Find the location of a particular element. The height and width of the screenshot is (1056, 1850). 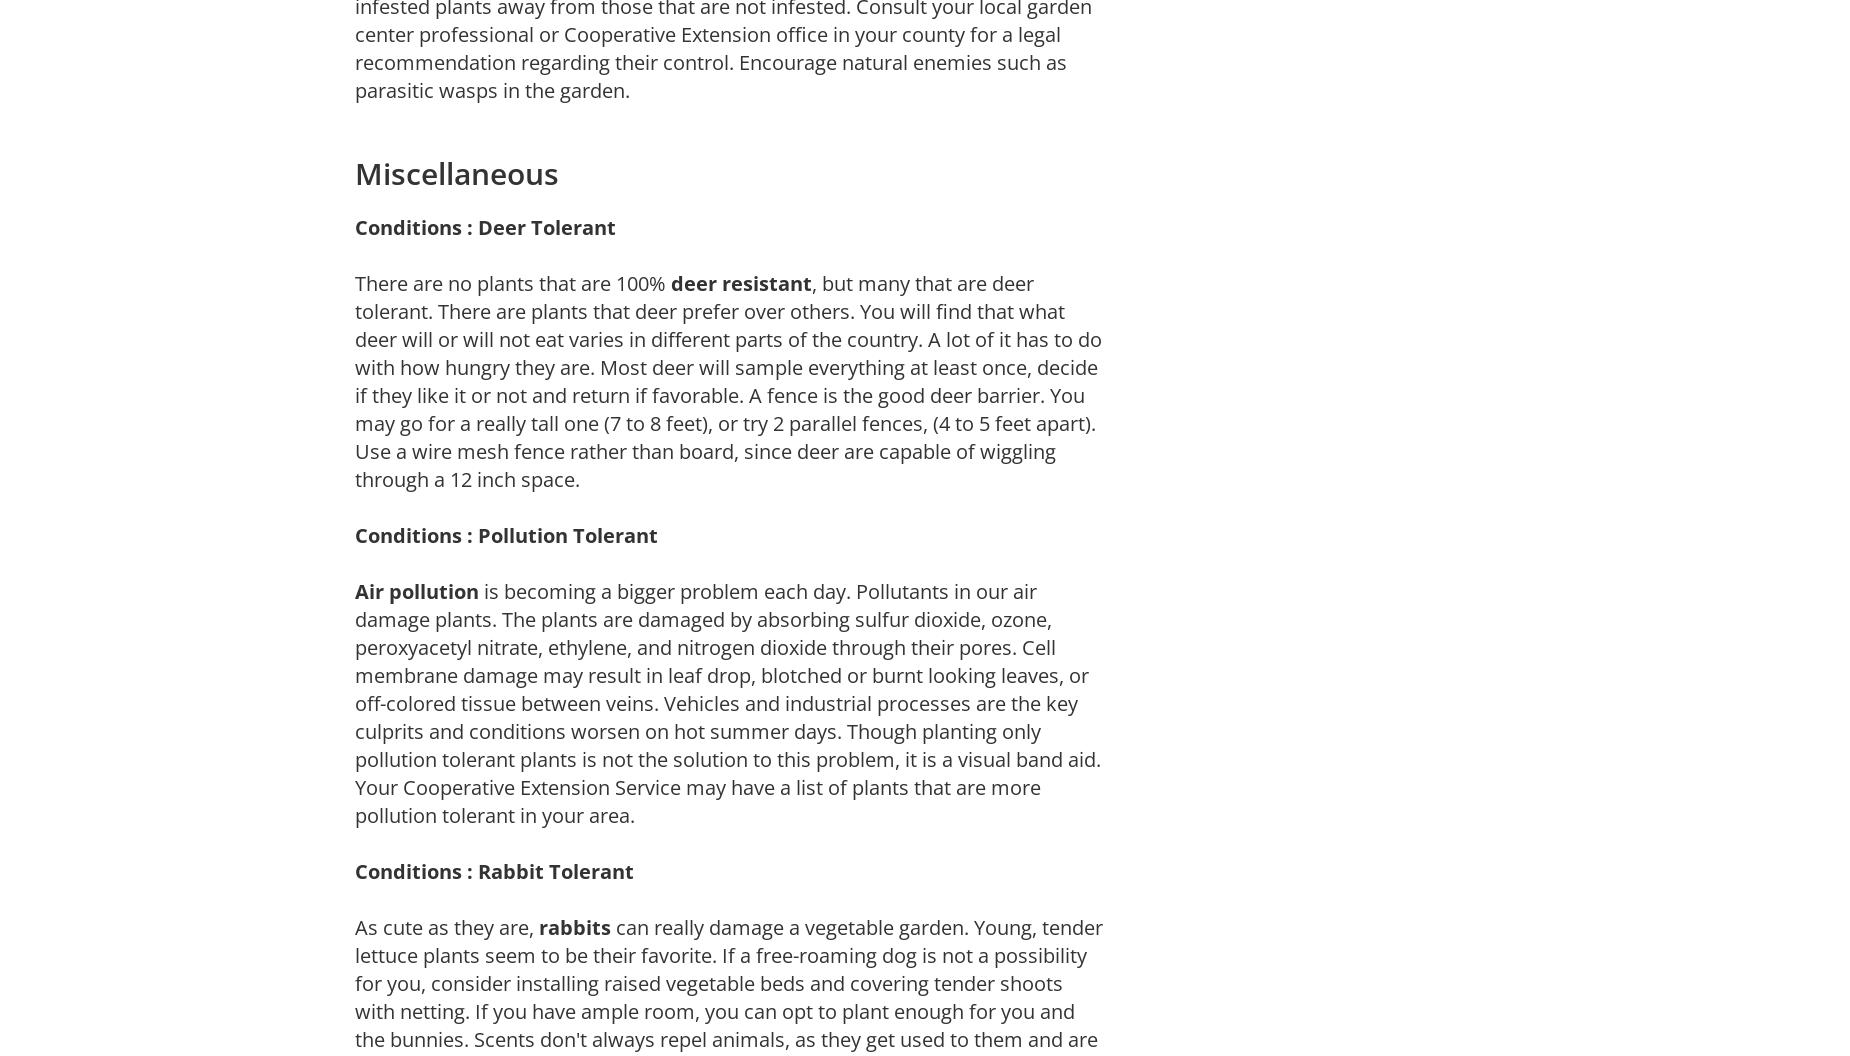

'Conditions : Rabbit Tolerant' is located at coordinates (494, 869).